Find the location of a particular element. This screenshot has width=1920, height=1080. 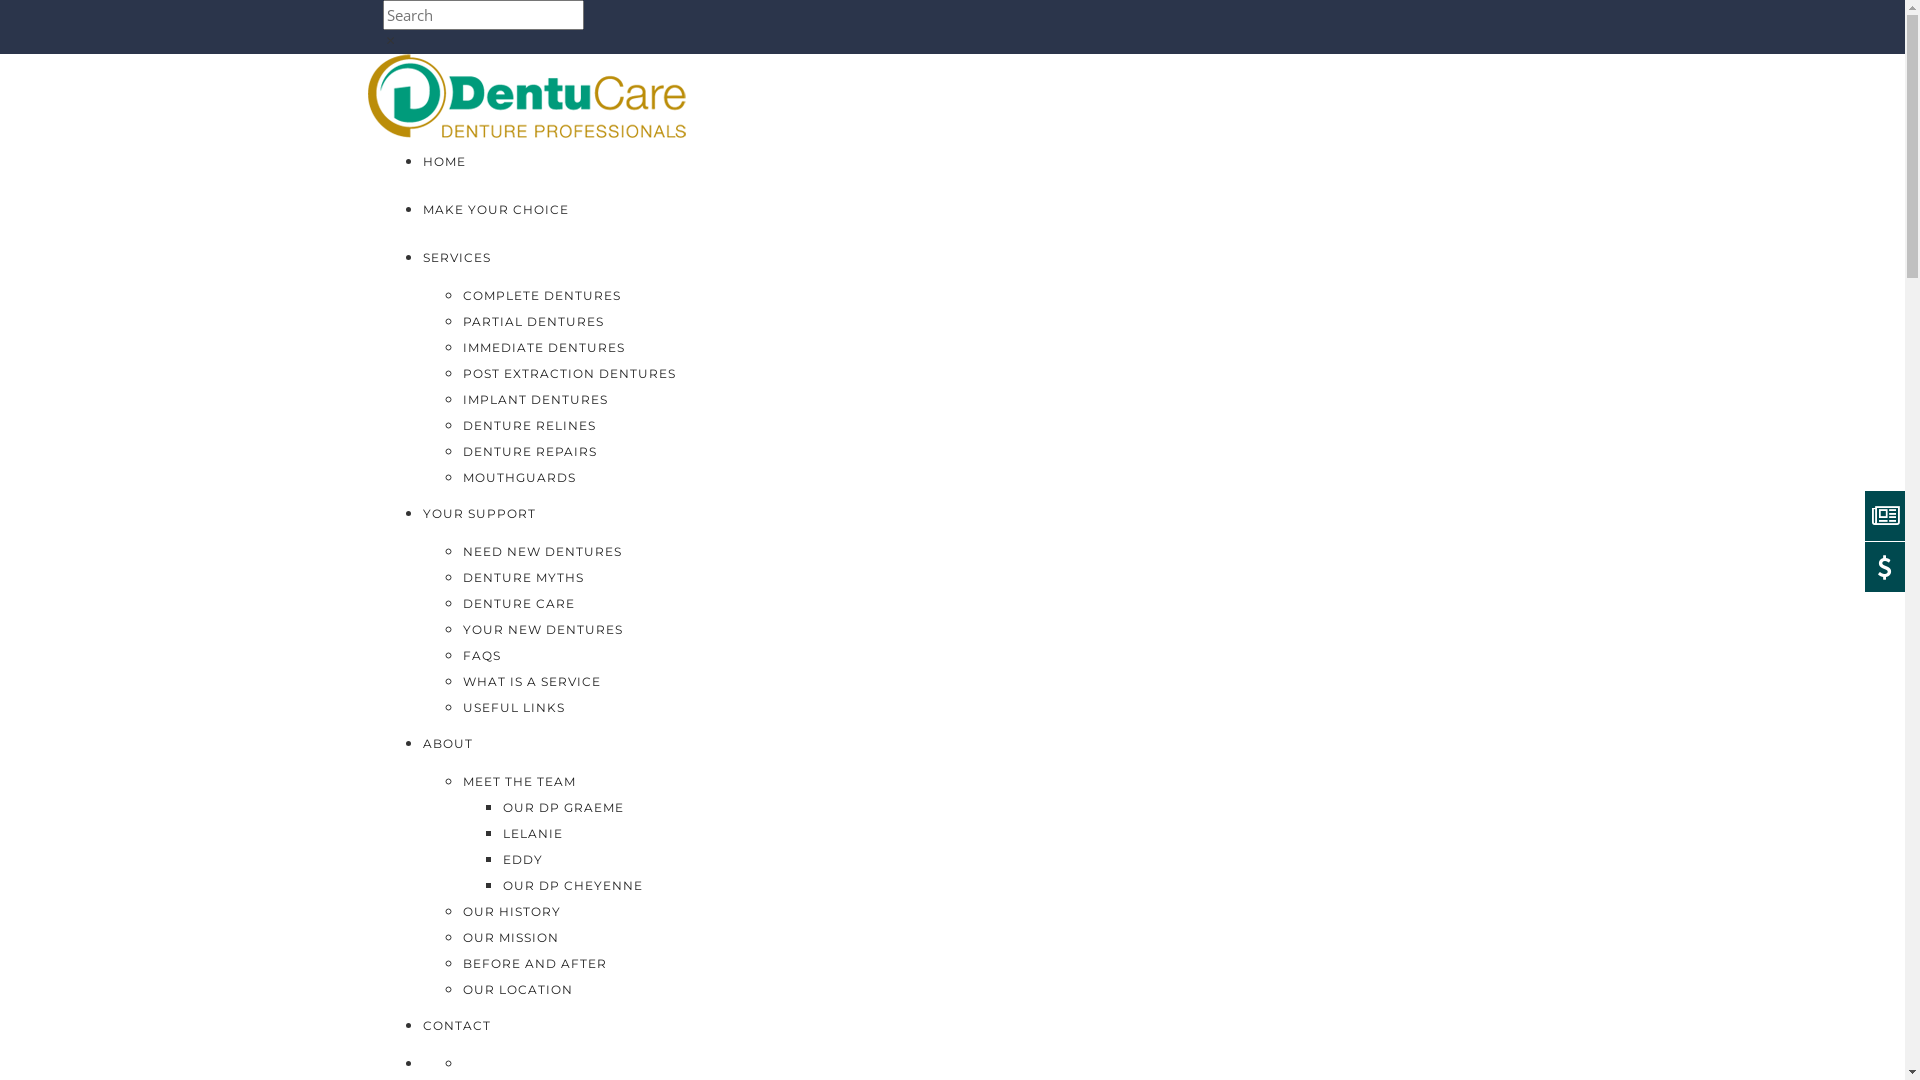

'CONTACT' is located at coordinates (455, 1025).